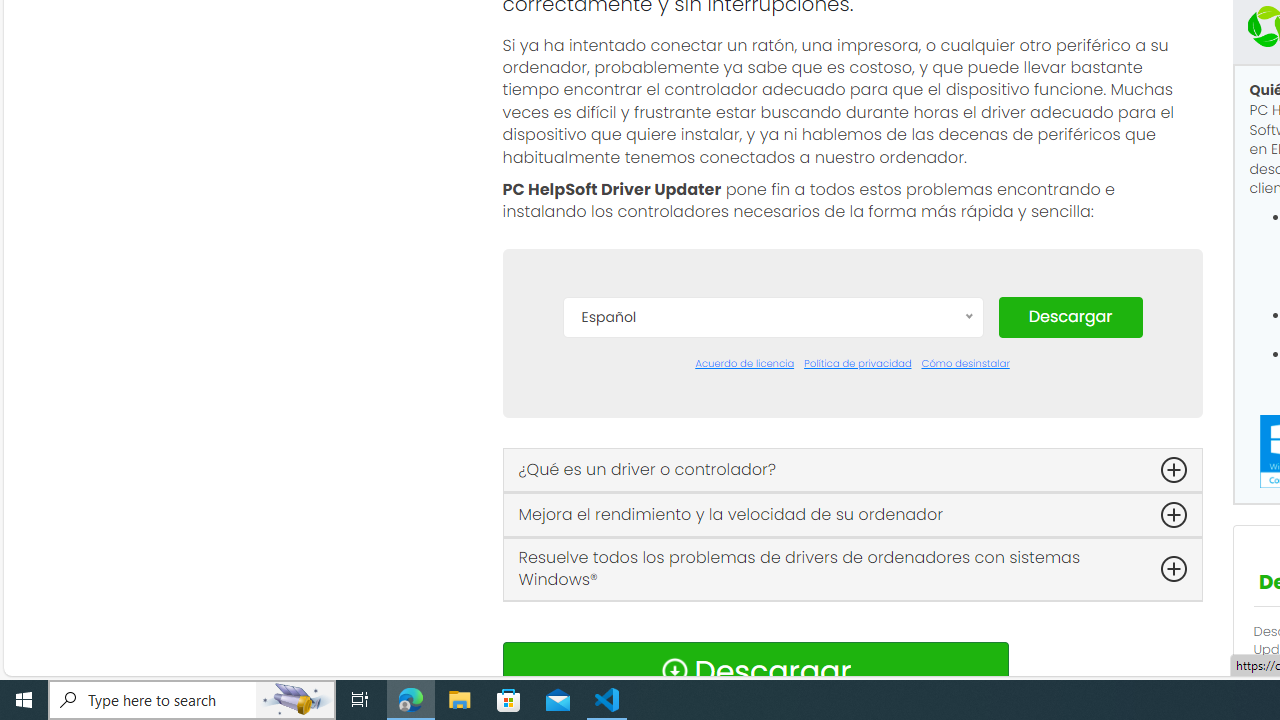 The image size is (1280, 720). Describe the element at coordinates (743, 363) in the screenshot. I see `'Acuerdo de licencia'` at that location.